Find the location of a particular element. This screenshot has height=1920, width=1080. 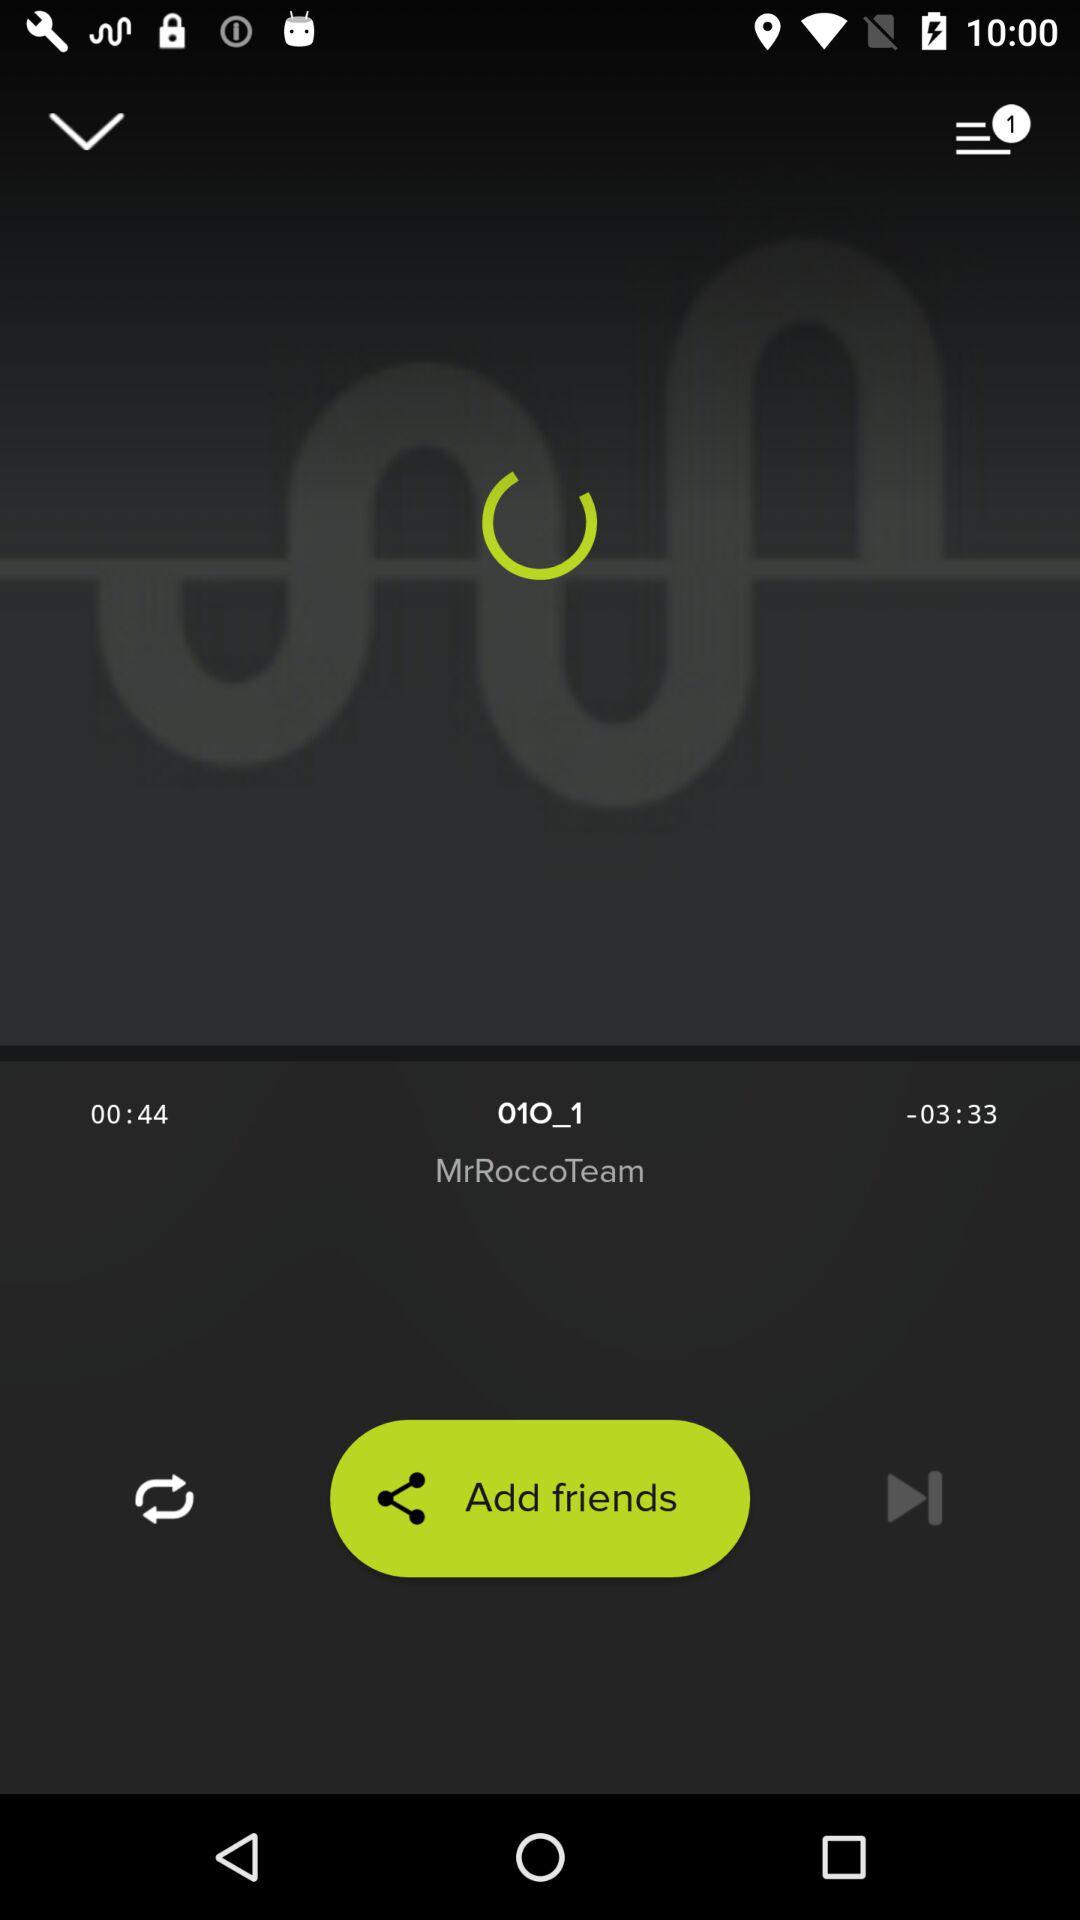

the repeat icon is located at coordinates (164, 1498).